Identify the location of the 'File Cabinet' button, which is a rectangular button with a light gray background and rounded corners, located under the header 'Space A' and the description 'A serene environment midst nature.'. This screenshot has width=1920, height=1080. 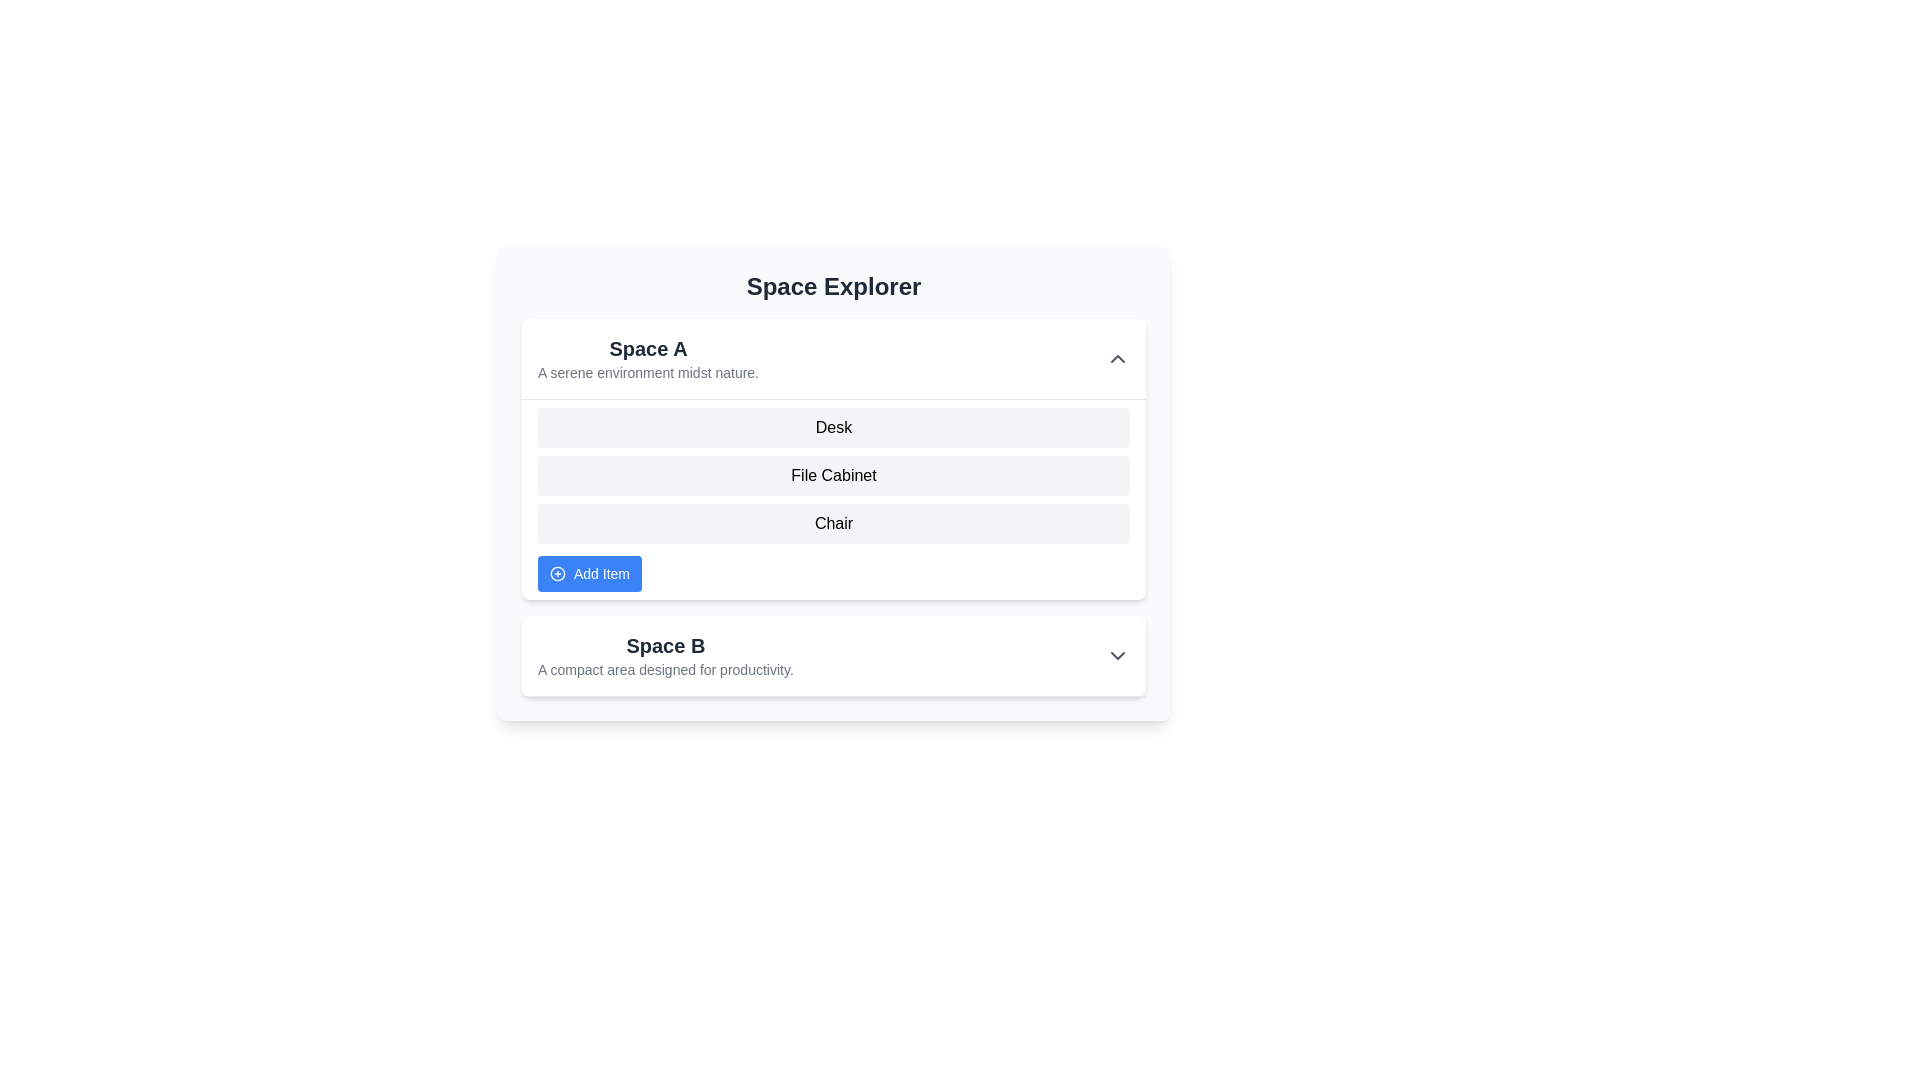
(834, 483).